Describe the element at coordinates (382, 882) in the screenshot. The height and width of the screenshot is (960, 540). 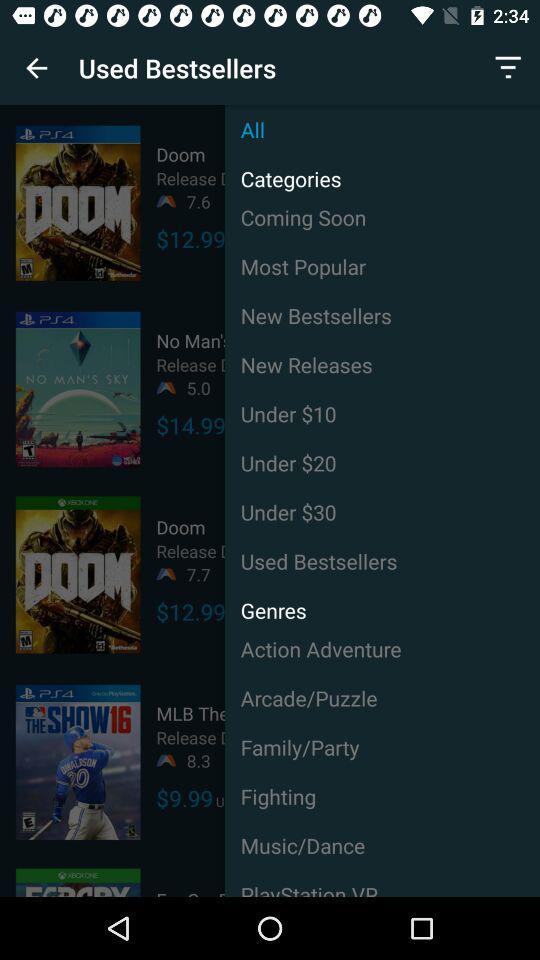
I see `the icon below music/dance` at that location.